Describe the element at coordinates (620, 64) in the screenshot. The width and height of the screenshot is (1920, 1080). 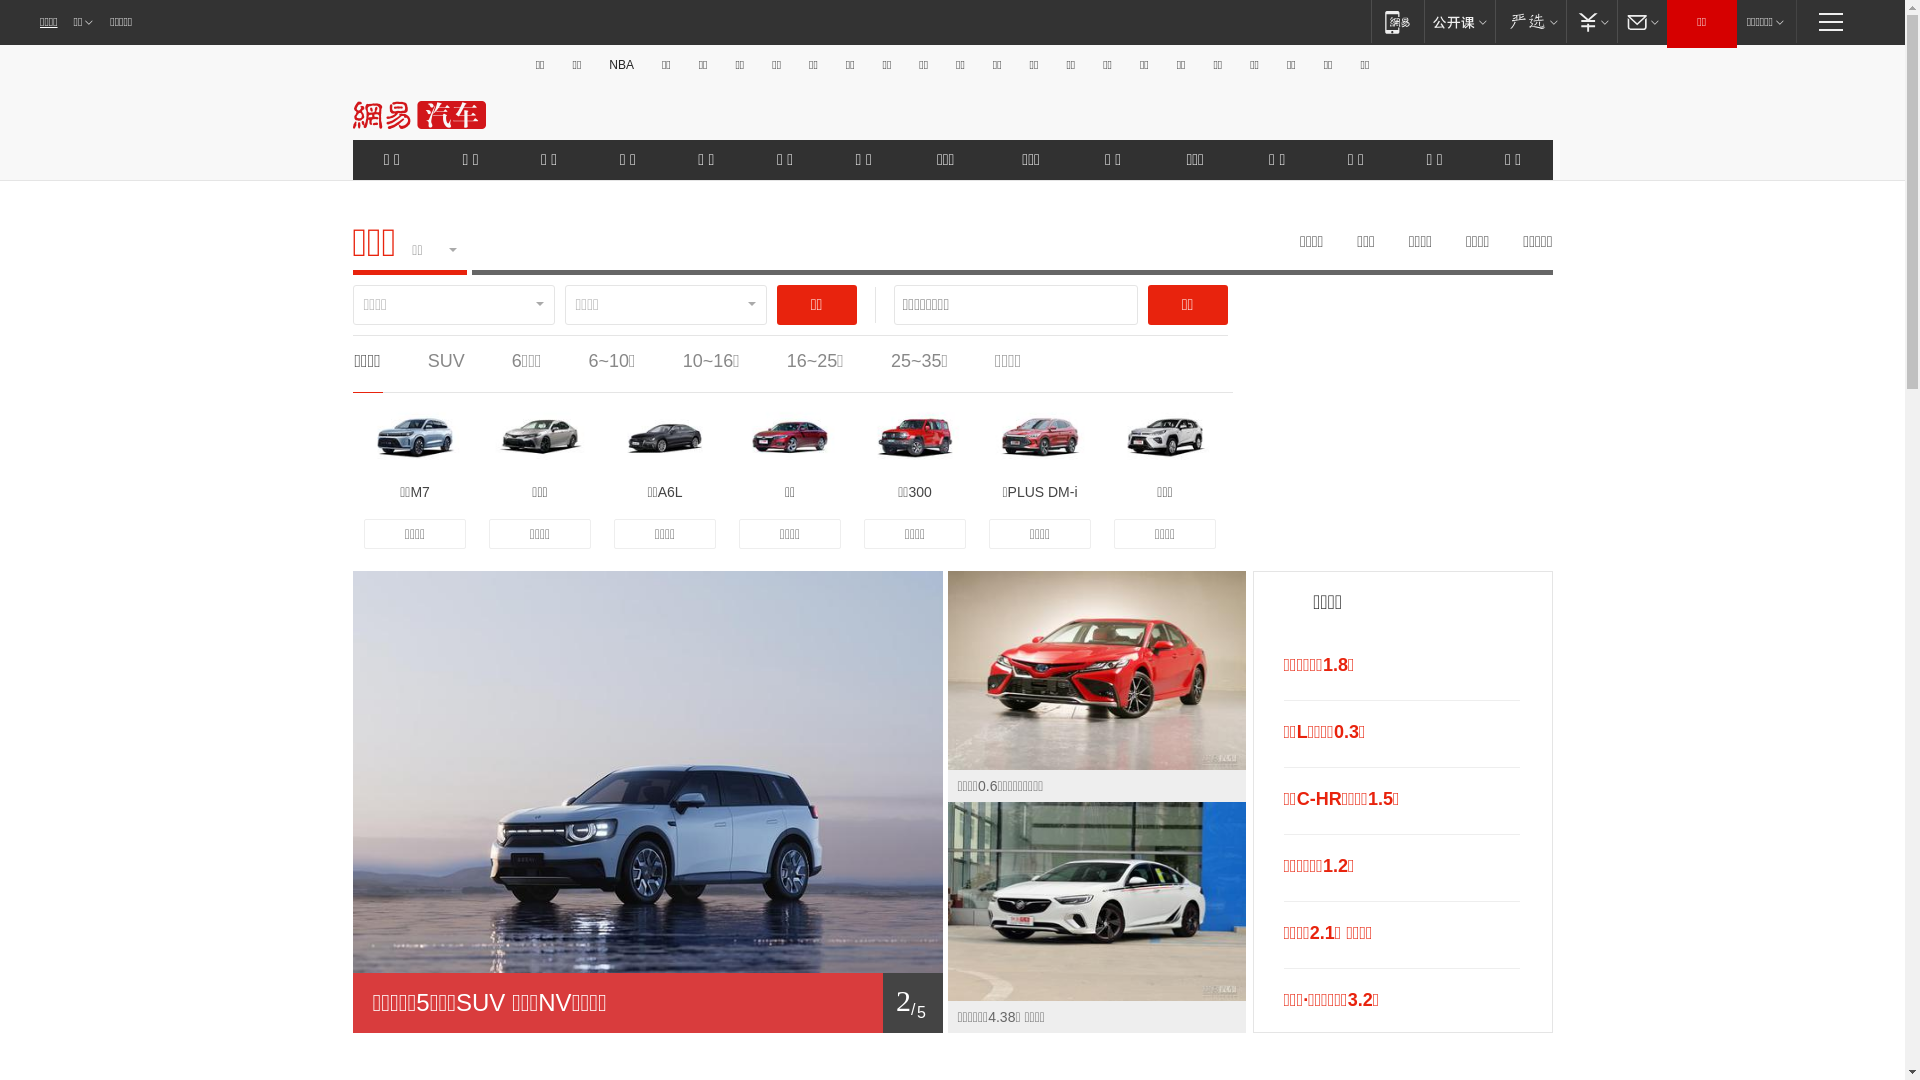
I see `'NBA'` at that location.